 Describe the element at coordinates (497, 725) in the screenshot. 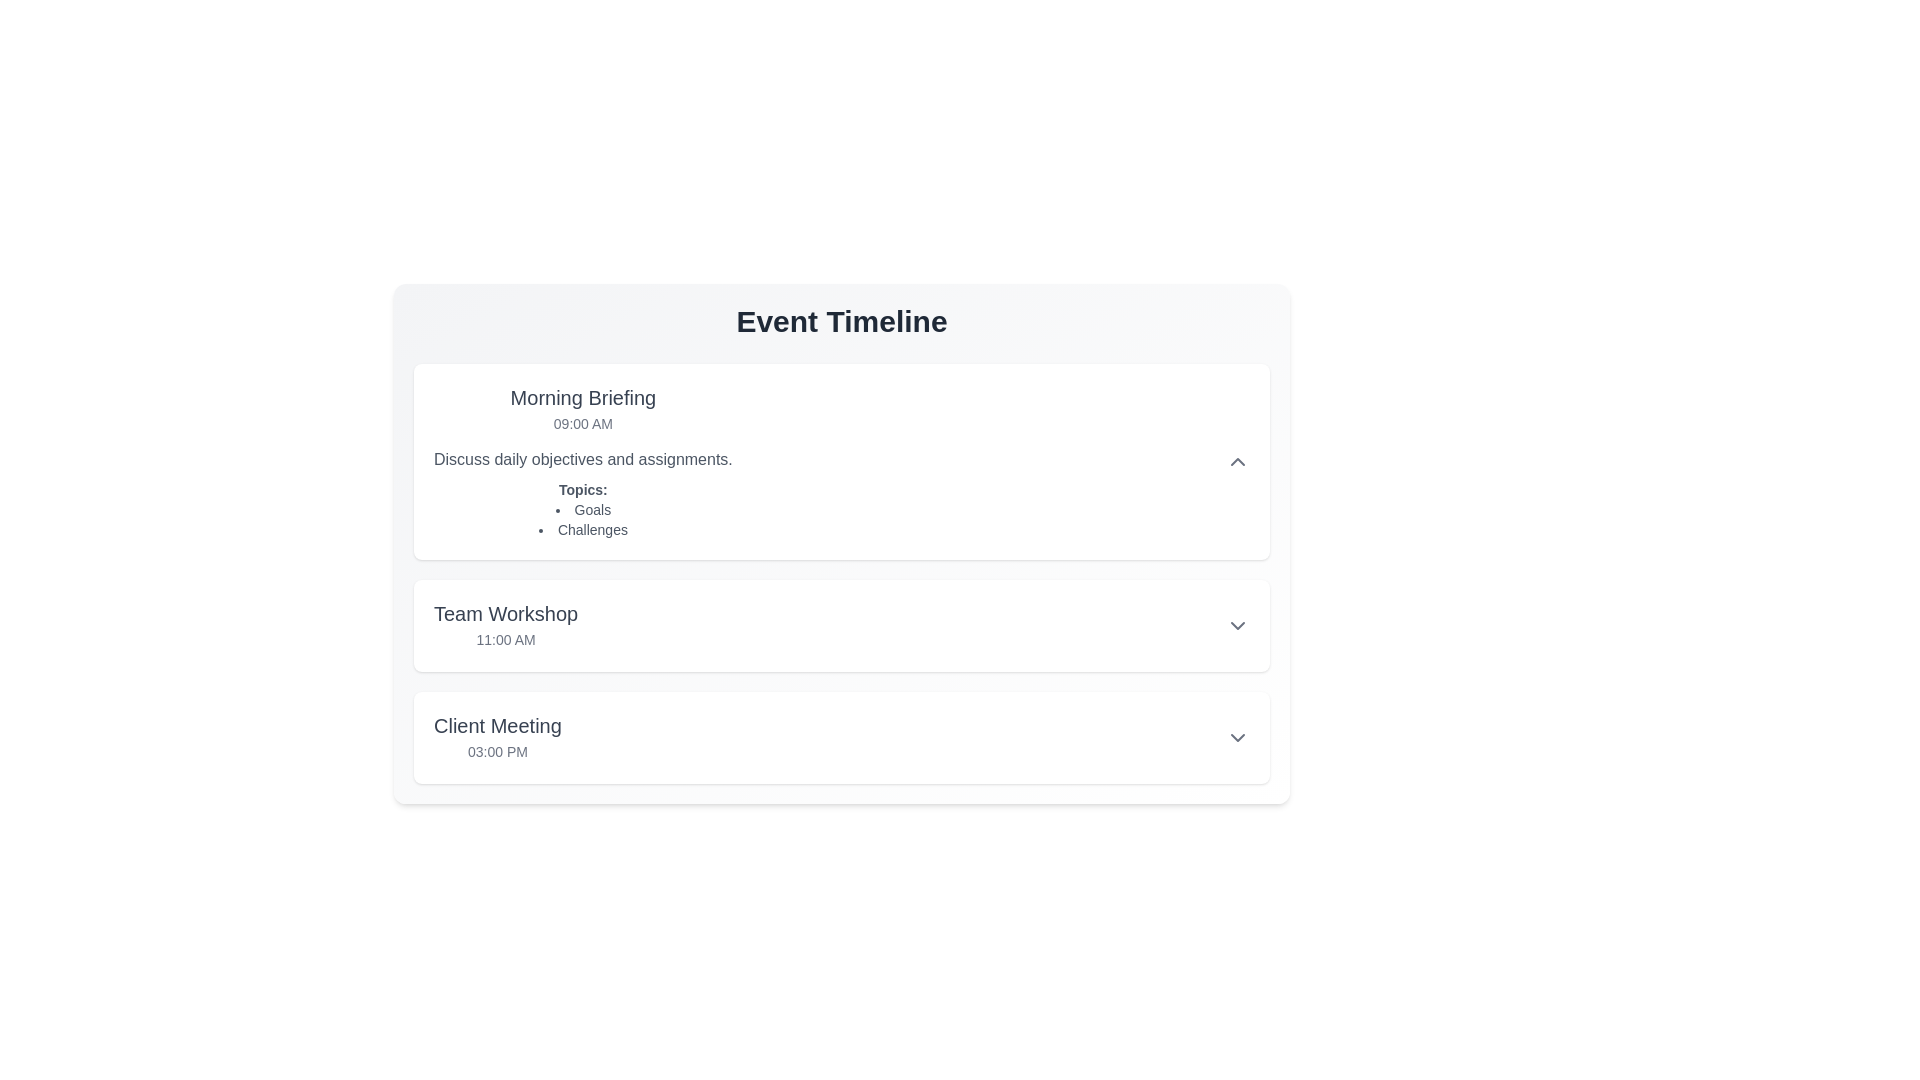

I see `text of the 'Client Meeting' label located above the time '03:00 PM' in the last block of the event timeline` at that location.